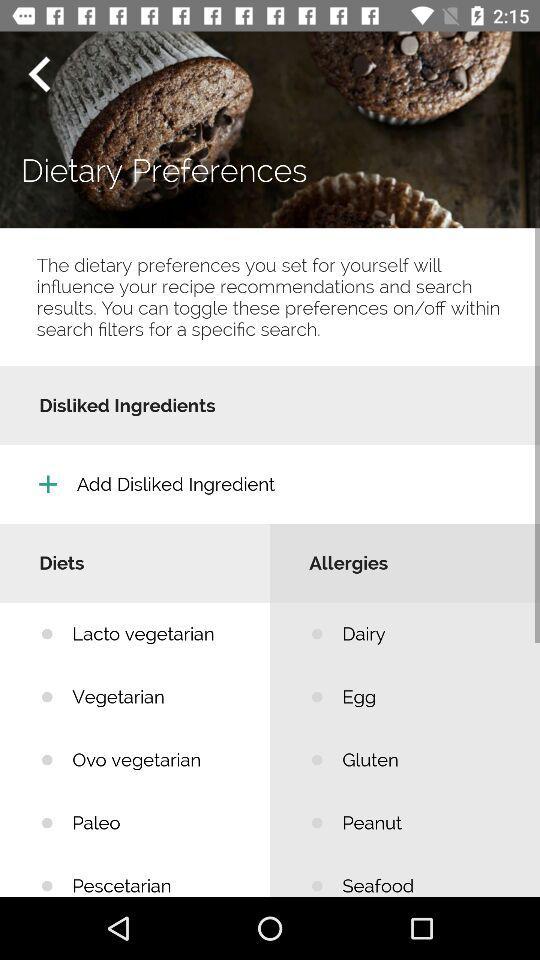 This screenshot has height=960, width=540. Describe the element at coordinates (425, 633) in the screenshot. I see `the icon next to diets icon` at that location.